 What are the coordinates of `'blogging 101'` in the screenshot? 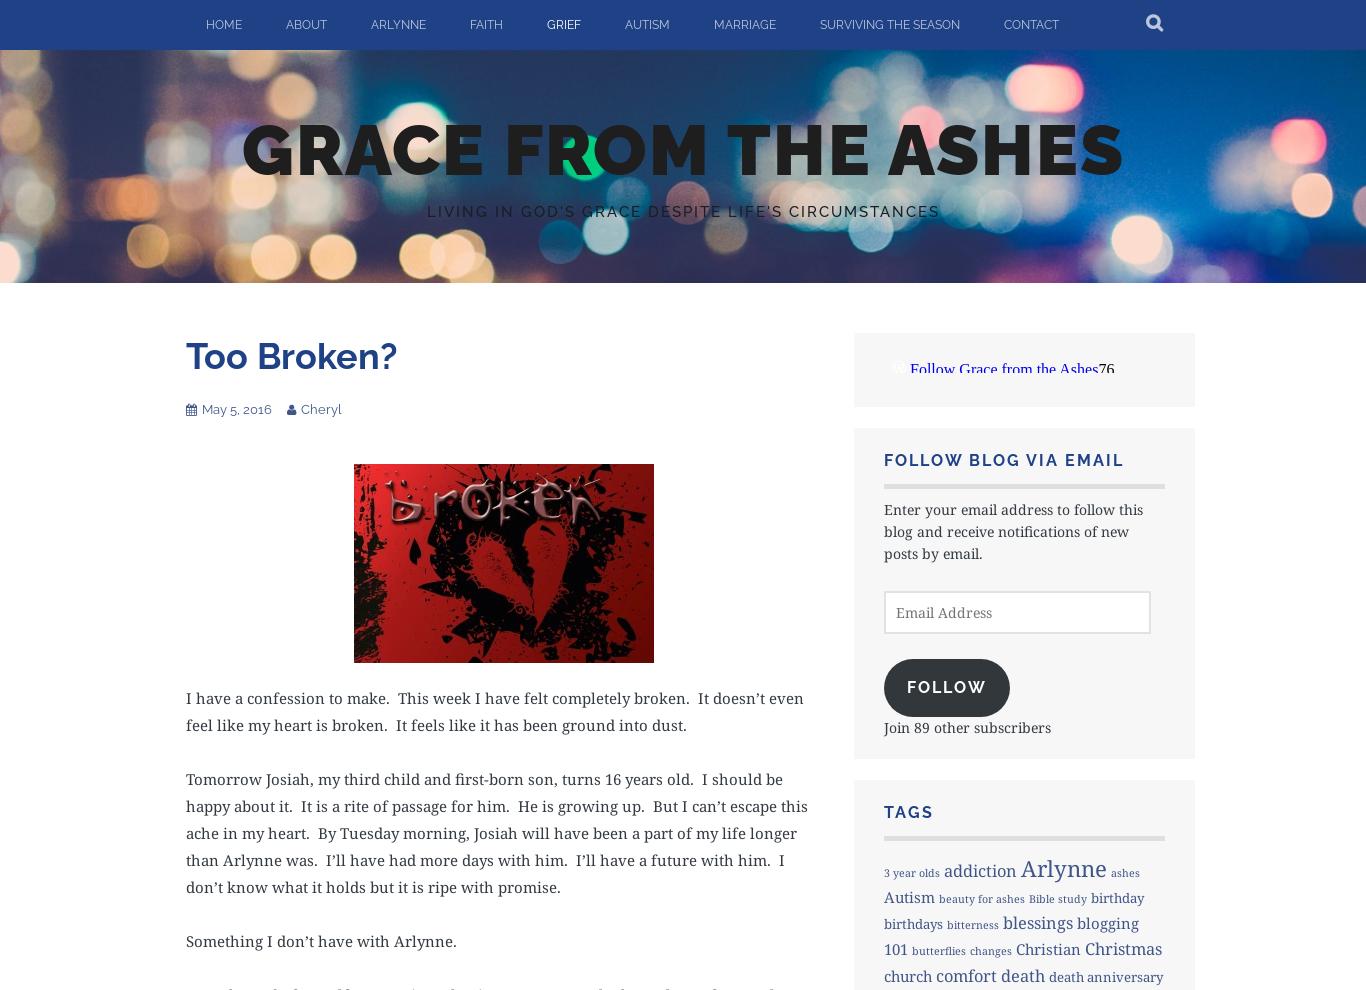 It's located at (1010, 935).